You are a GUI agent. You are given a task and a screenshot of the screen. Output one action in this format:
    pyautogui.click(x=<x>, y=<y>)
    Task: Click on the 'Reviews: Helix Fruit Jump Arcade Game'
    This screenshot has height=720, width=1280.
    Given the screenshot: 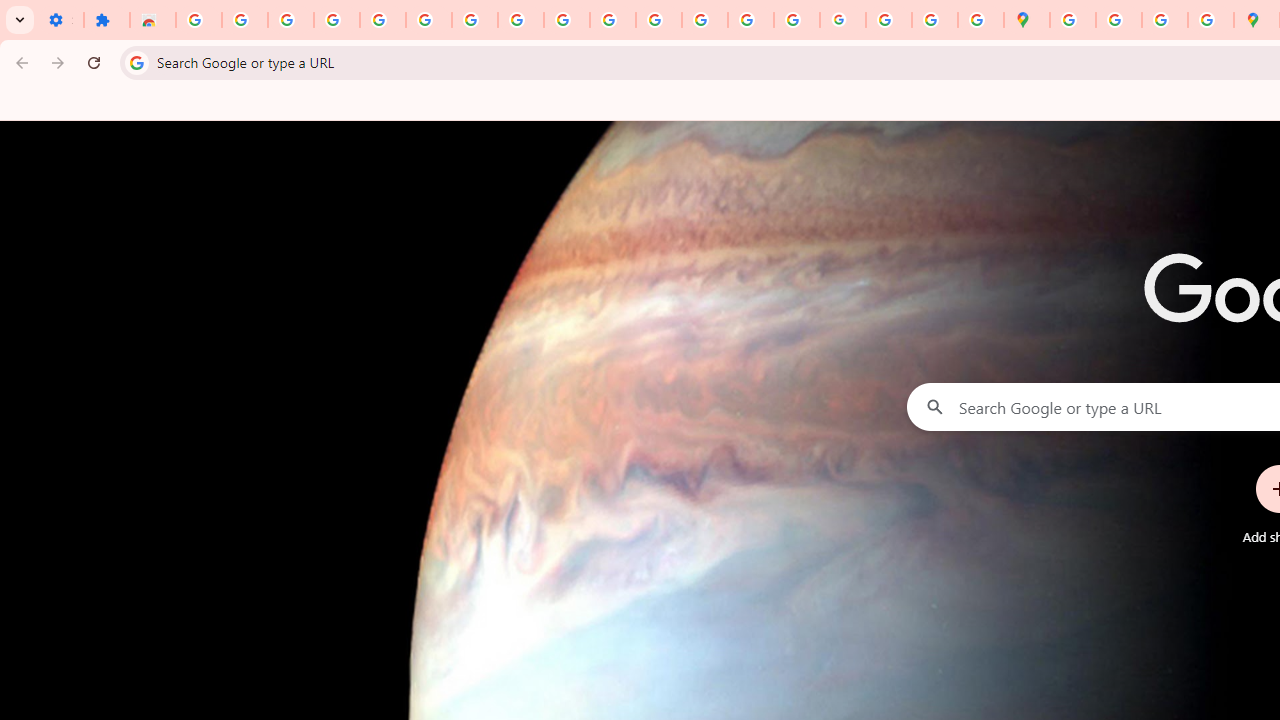 What is the action you would take?
    pyautogui.click(x=152, y=20)
    